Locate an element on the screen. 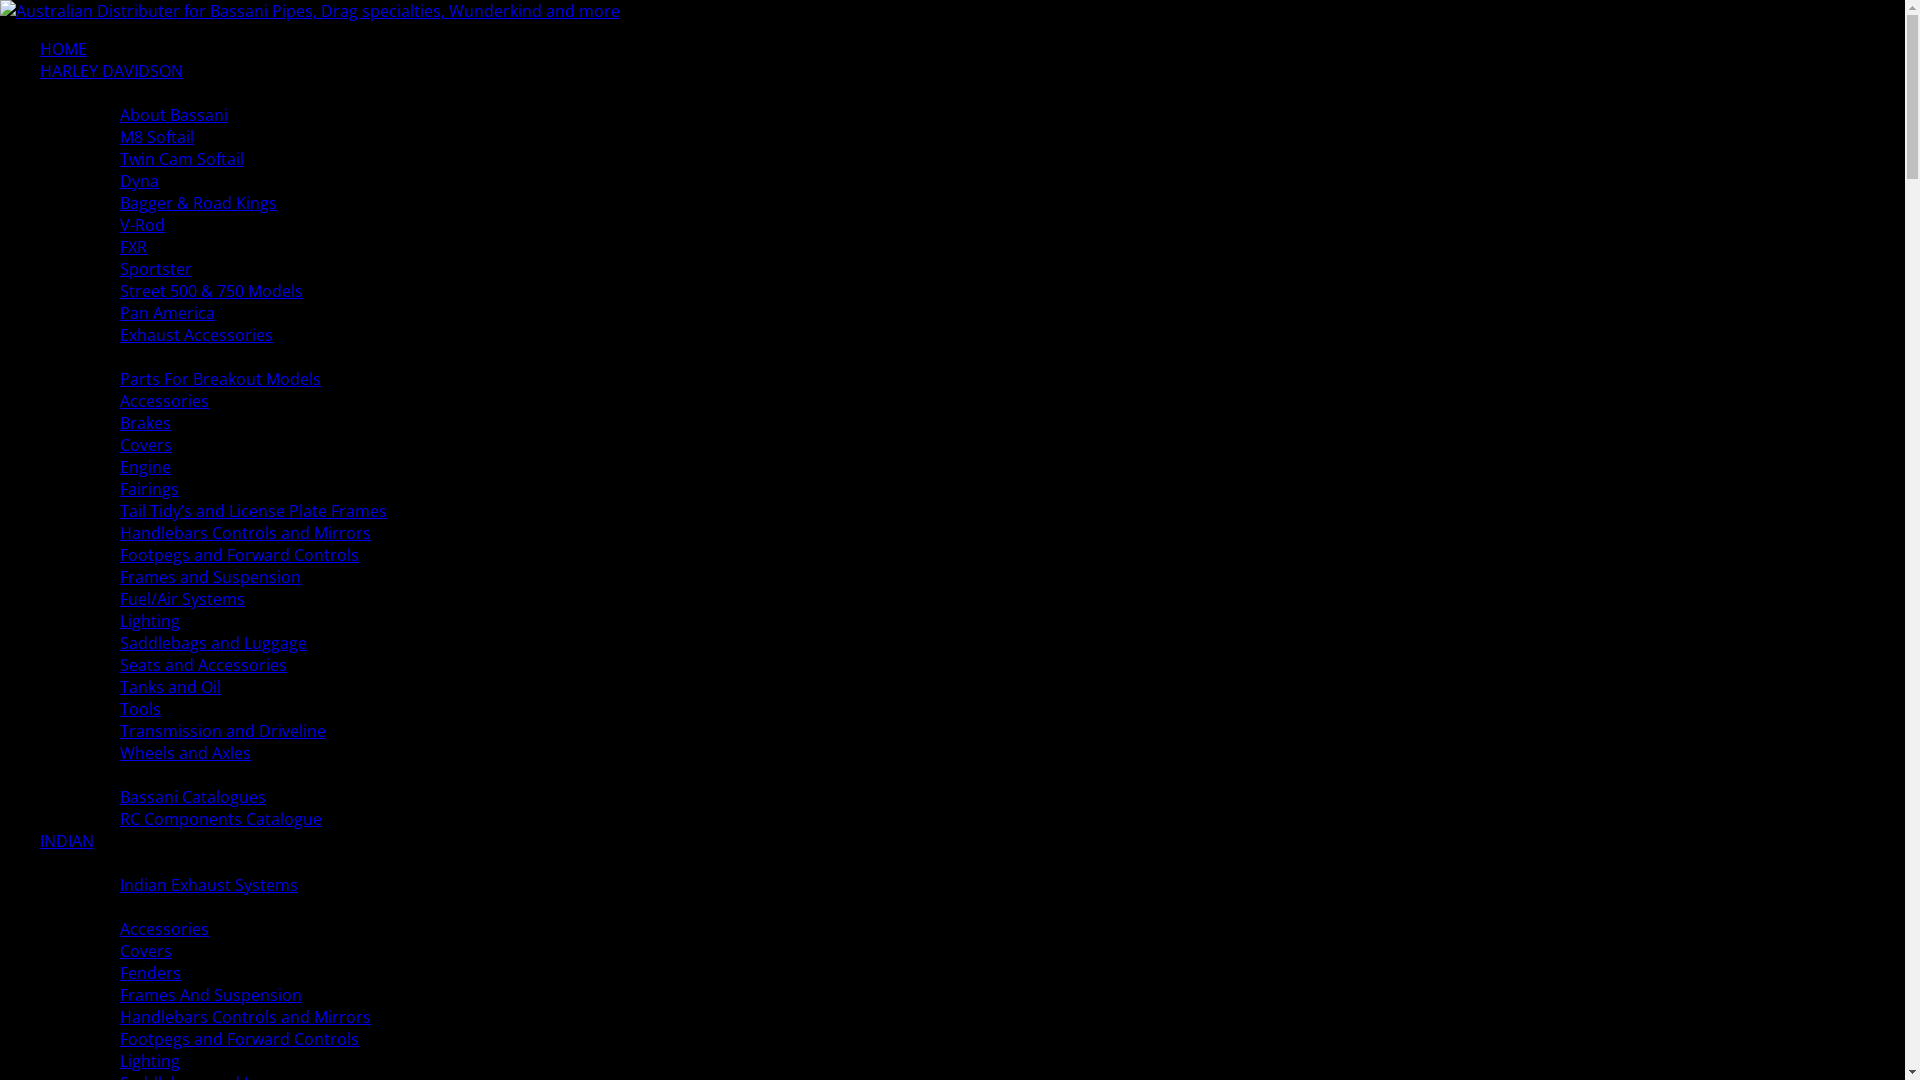 The height and width of the screenshot is (1080, 1920). 'Fairings' is located at coordinates (148, 489).